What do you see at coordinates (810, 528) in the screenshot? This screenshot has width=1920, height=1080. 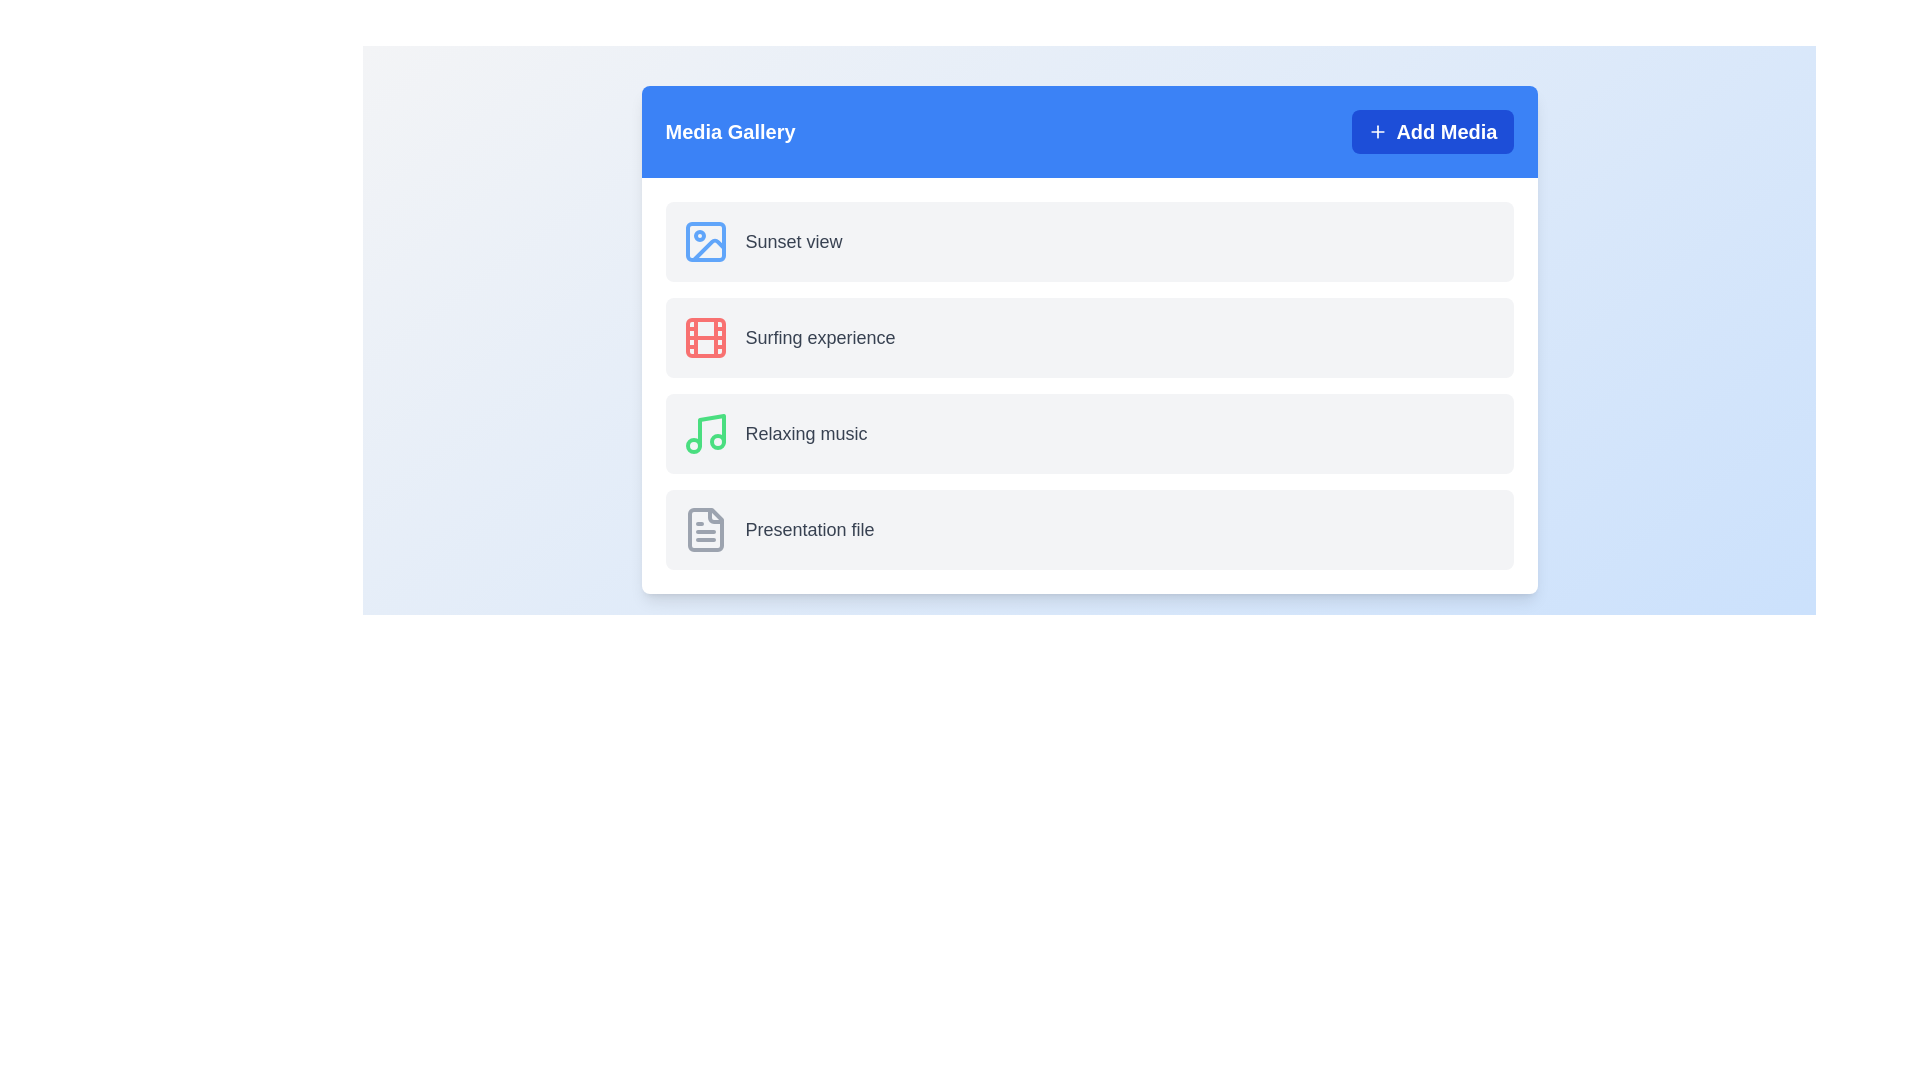 I see `the text label element reading 'Presentation file' located in the fourth item of the list inside the 'Media Gallery' component` at bounding box center [810, 528].